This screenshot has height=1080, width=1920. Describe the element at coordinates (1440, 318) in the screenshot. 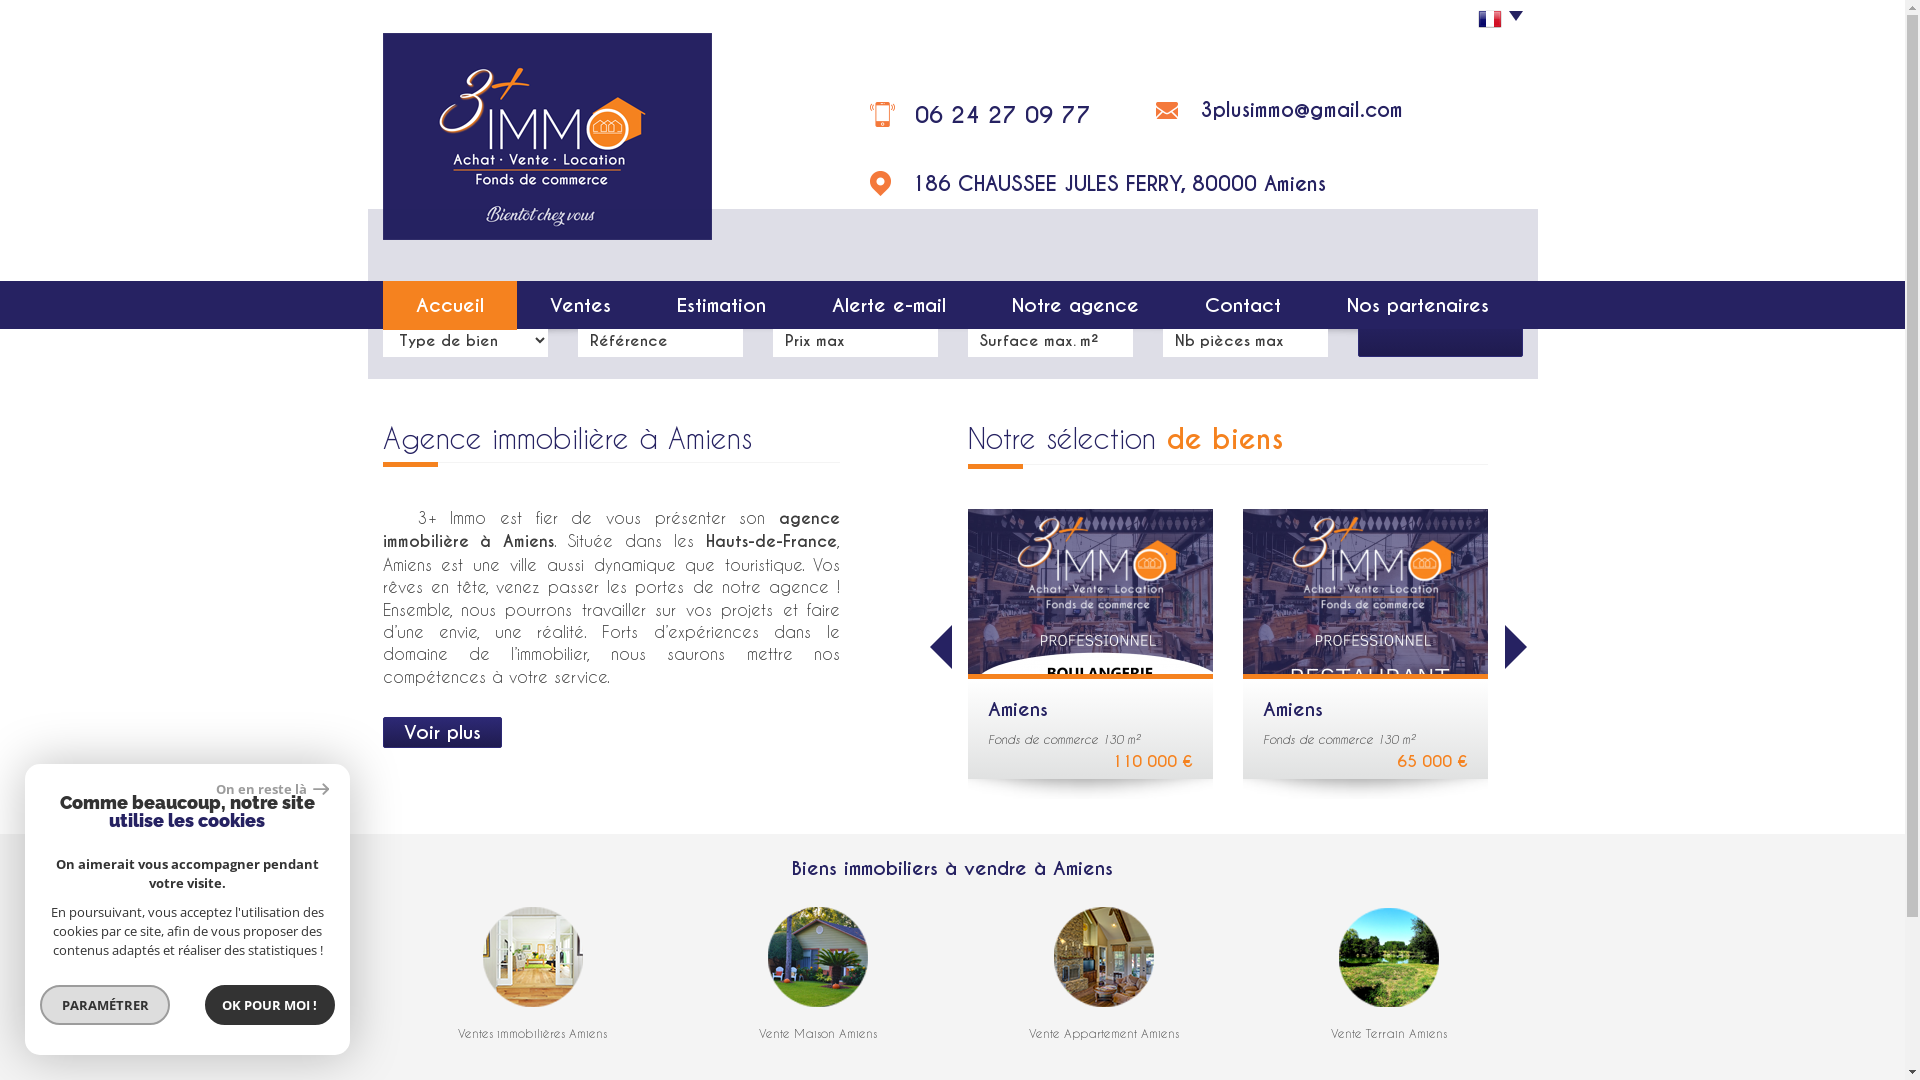

I see `'Recherche'` at that location.